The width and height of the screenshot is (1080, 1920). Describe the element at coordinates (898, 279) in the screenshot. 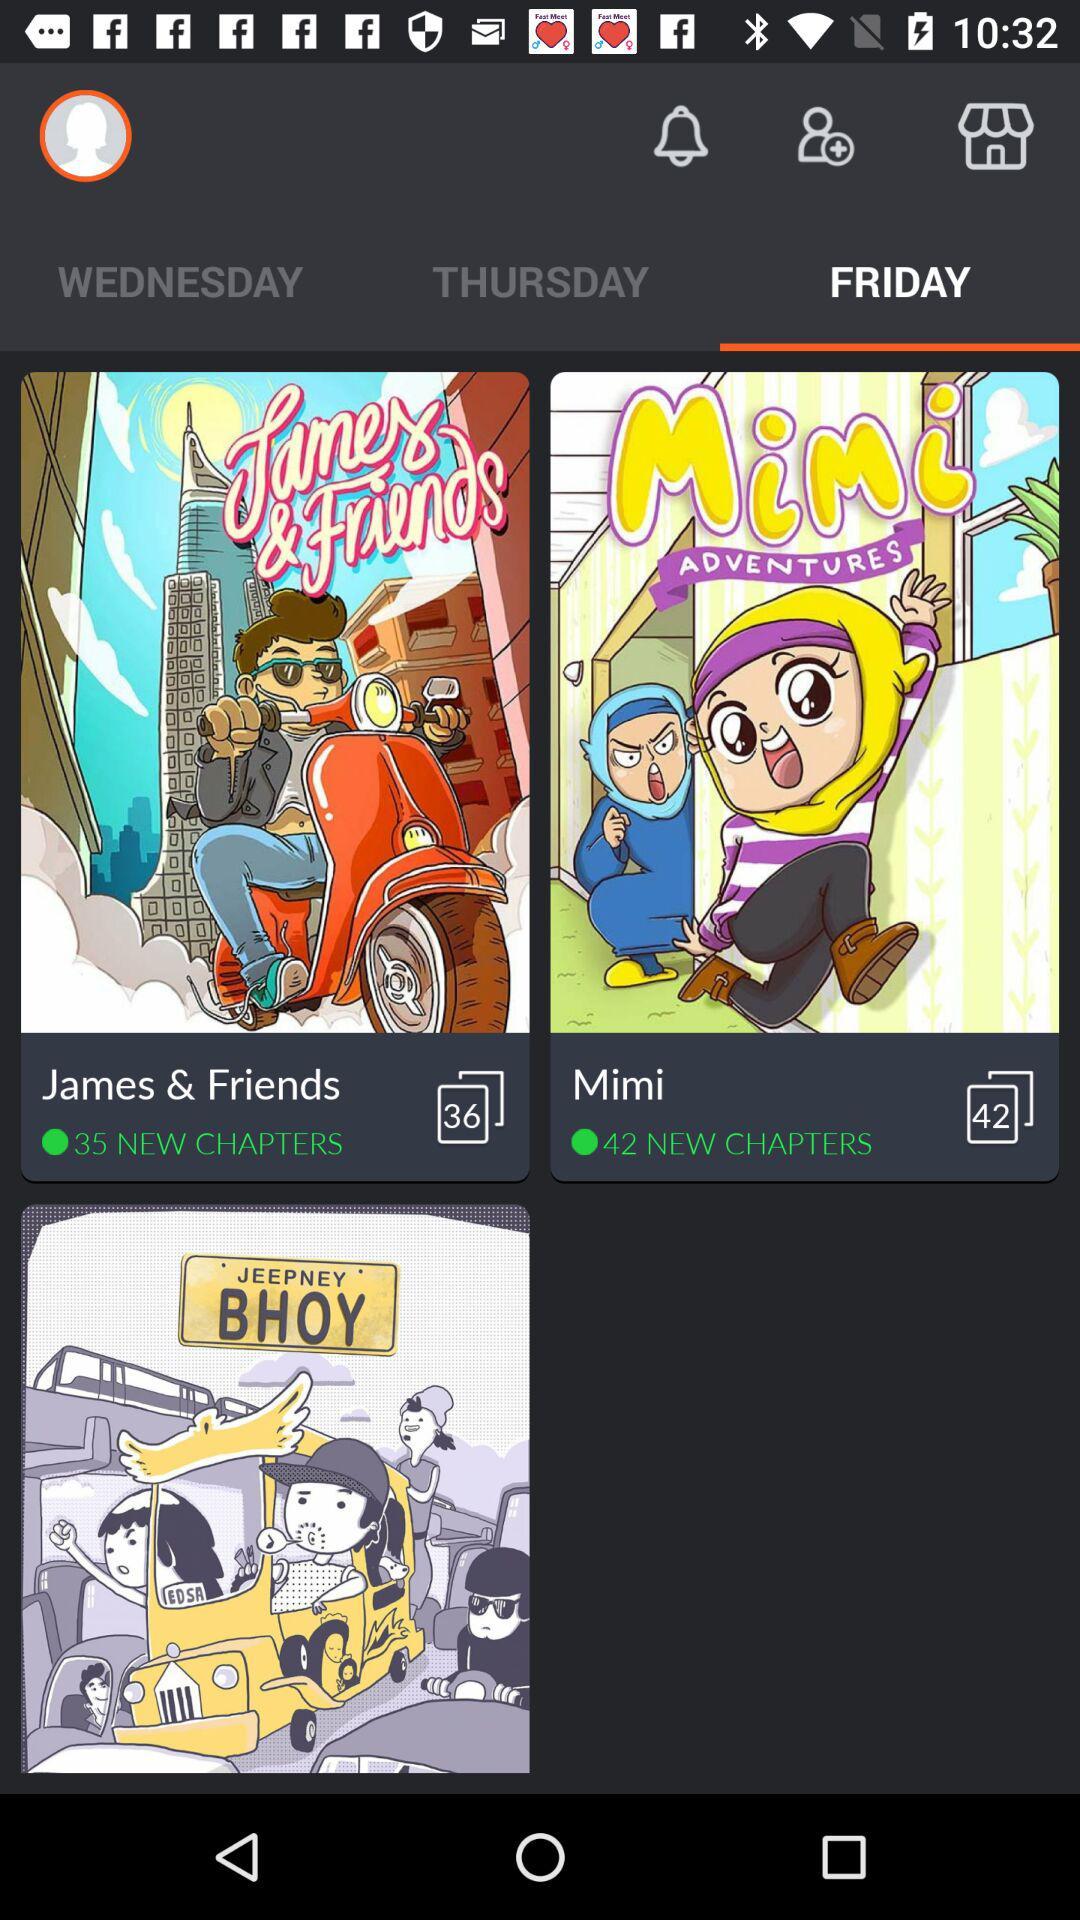

I see `icon to the right of thursday  icon` at that location.